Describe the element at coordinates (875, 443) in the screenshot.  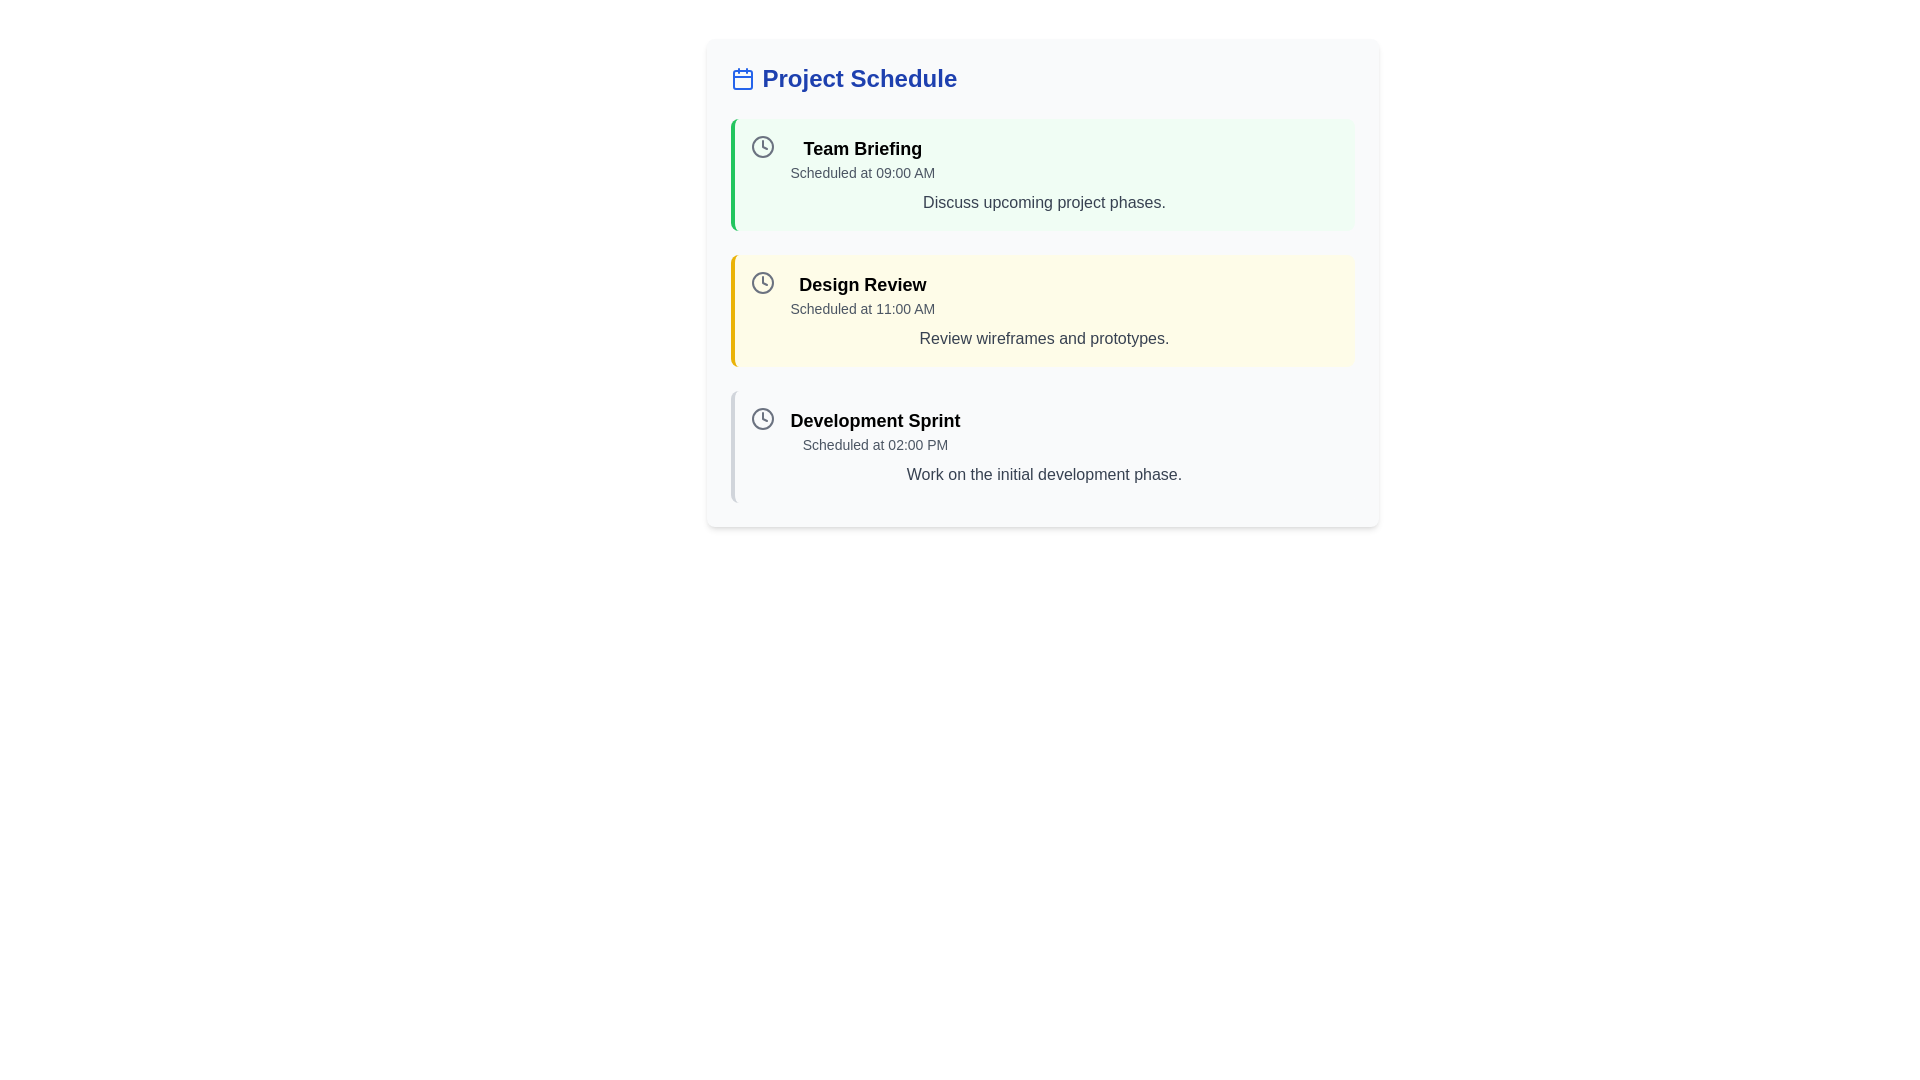
I see `the text label displaying 'Scheduled at 02:00 PM', which is styled in light gray and positioned under the bold title 'Development Sprint'` at that location.